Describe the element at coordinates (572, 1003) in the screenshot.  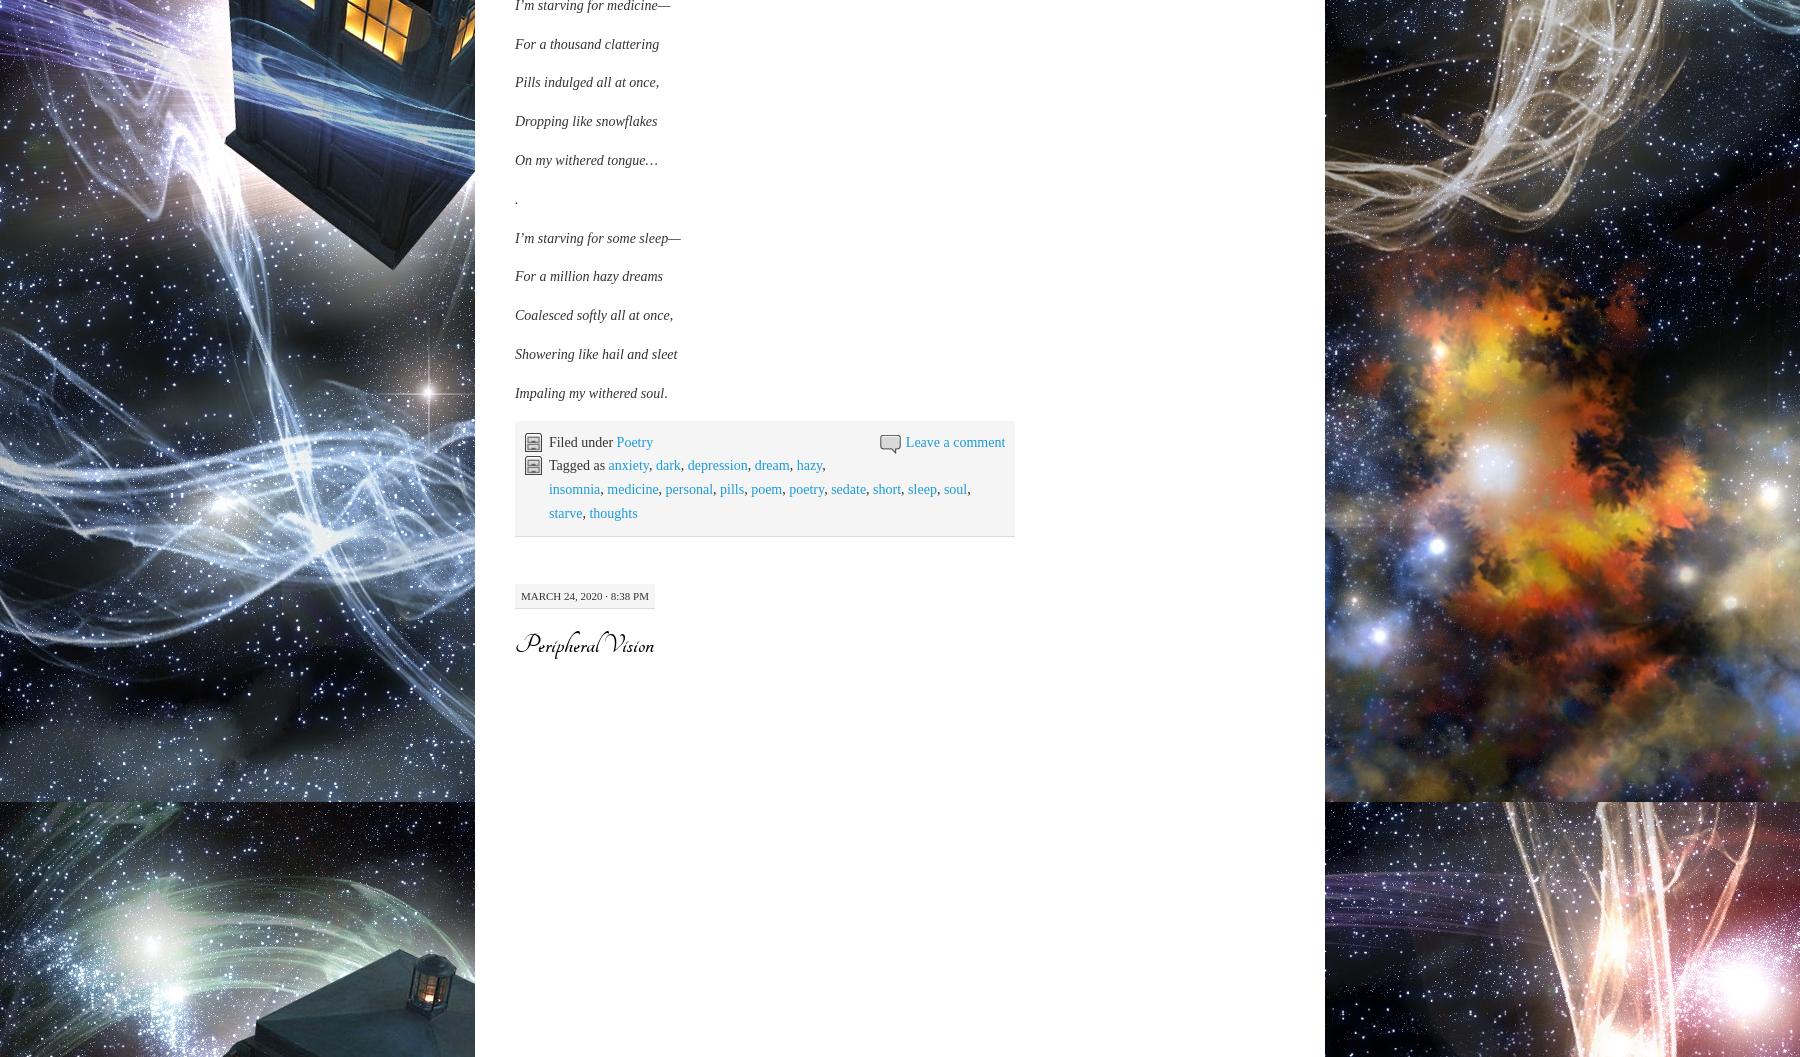
I see `'But it seems that I’m'` at that location.